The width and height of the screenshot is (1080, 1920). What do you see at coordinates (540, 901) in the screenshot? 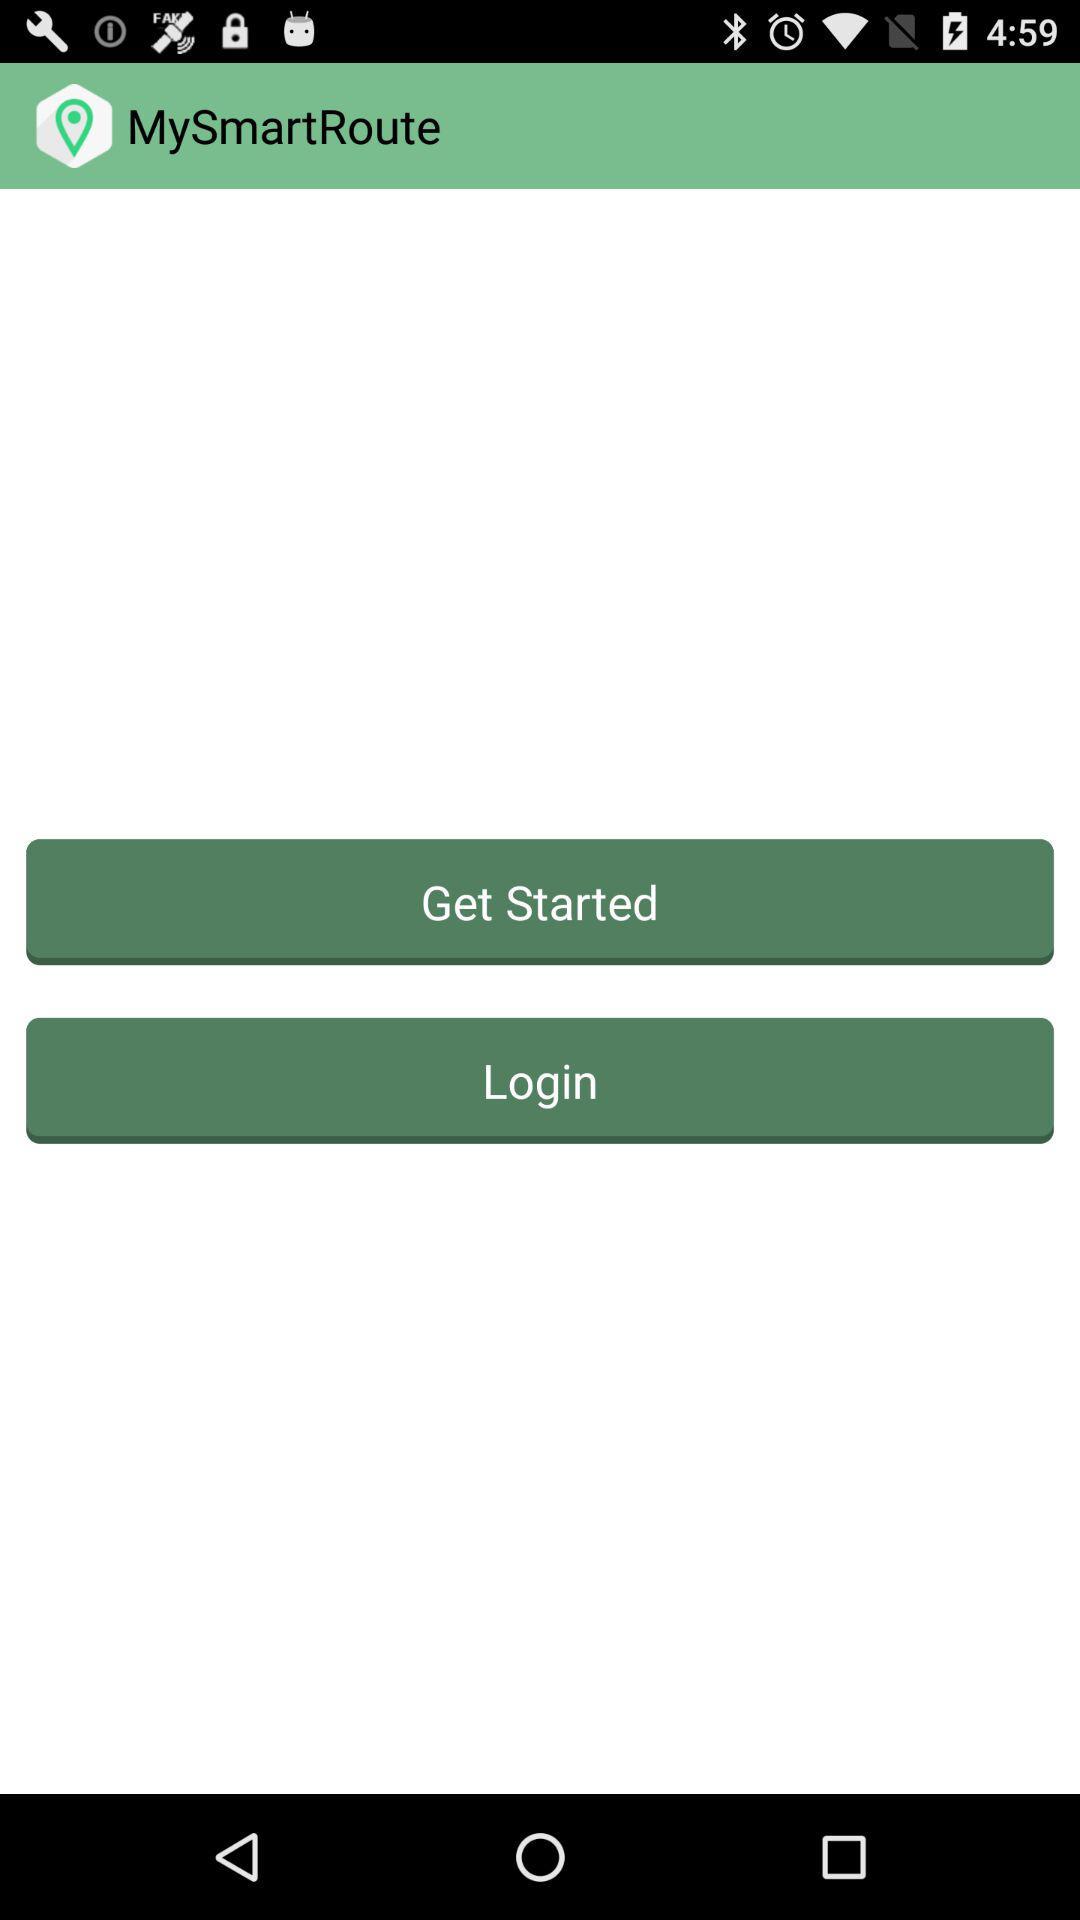
I see `the item above login icon` at bounding box center [540, 901].